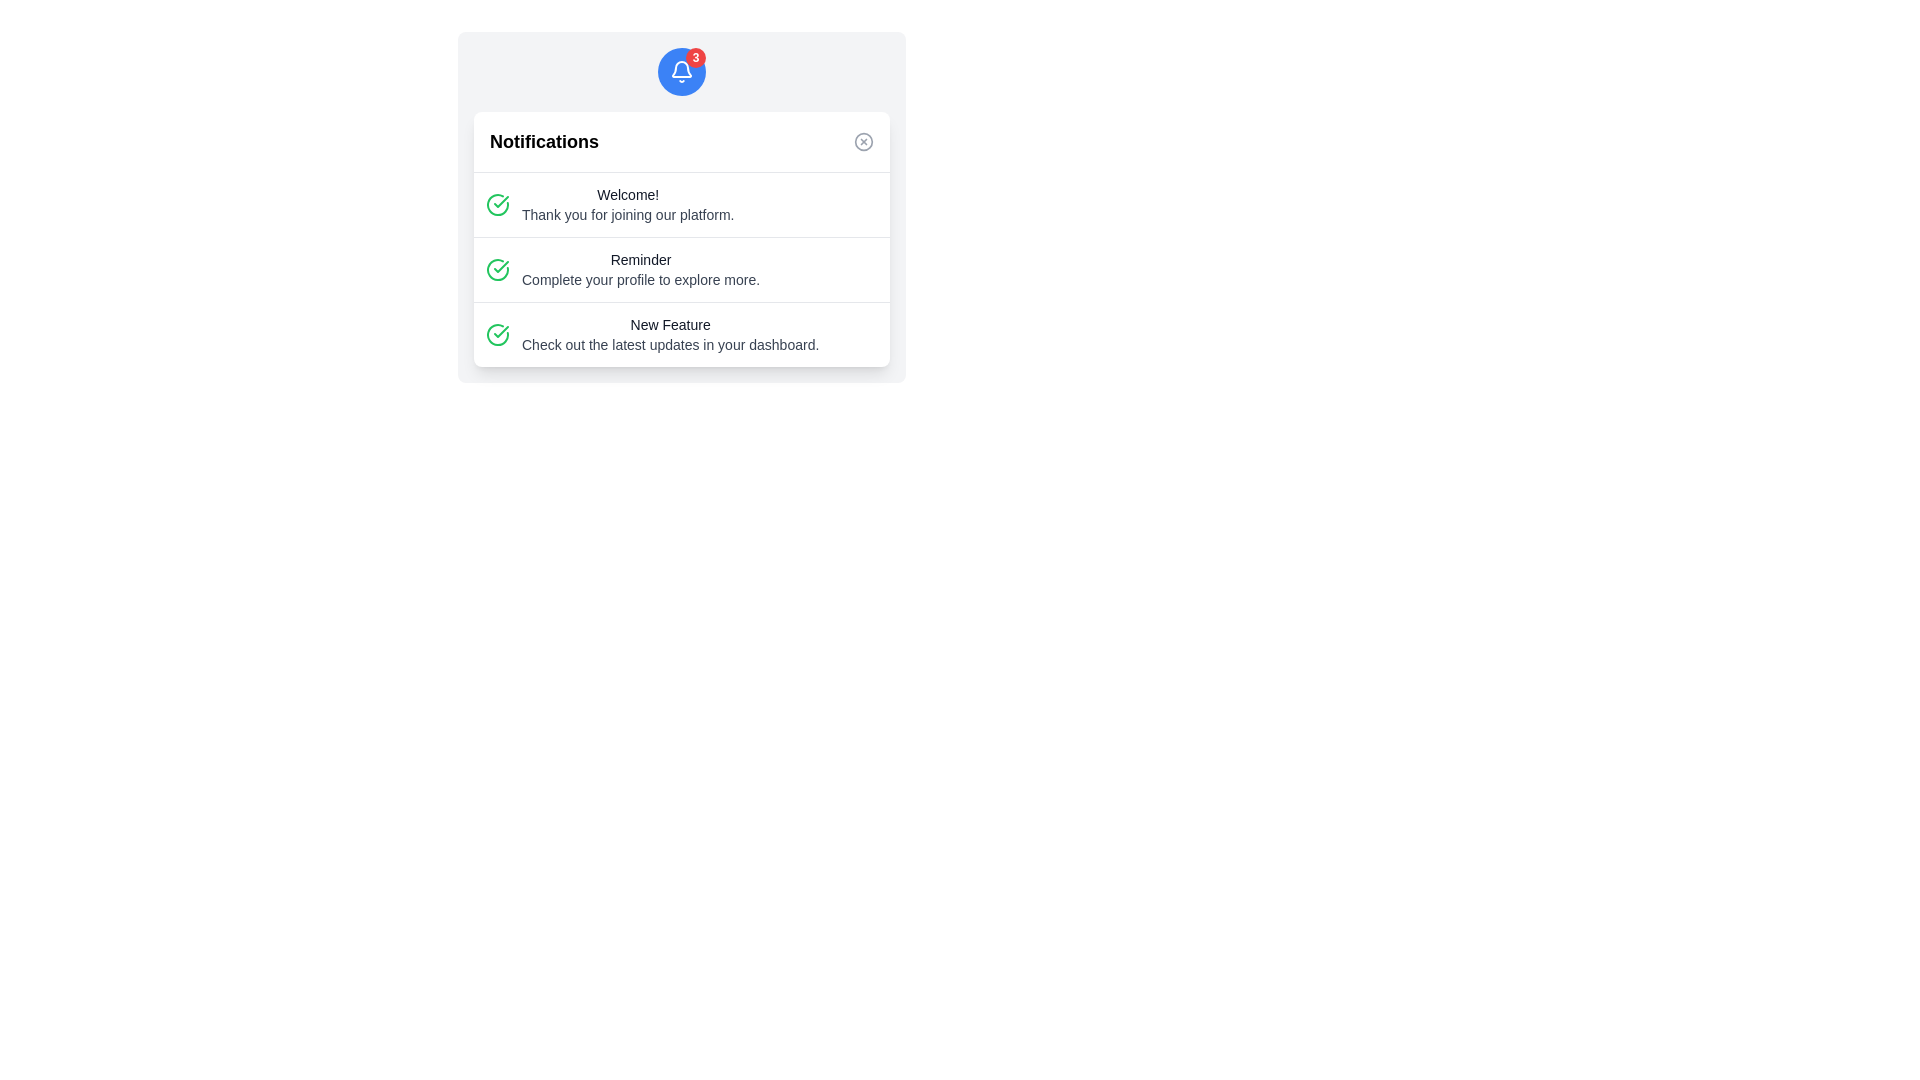 The width and height of the screenshot is (1920, 1080). I want to click on the Notification Badge located at the top-right corner of the blue circular icon with a bell symbol, which indicates the quantity of unread or pending alerts, so click(696, 56).